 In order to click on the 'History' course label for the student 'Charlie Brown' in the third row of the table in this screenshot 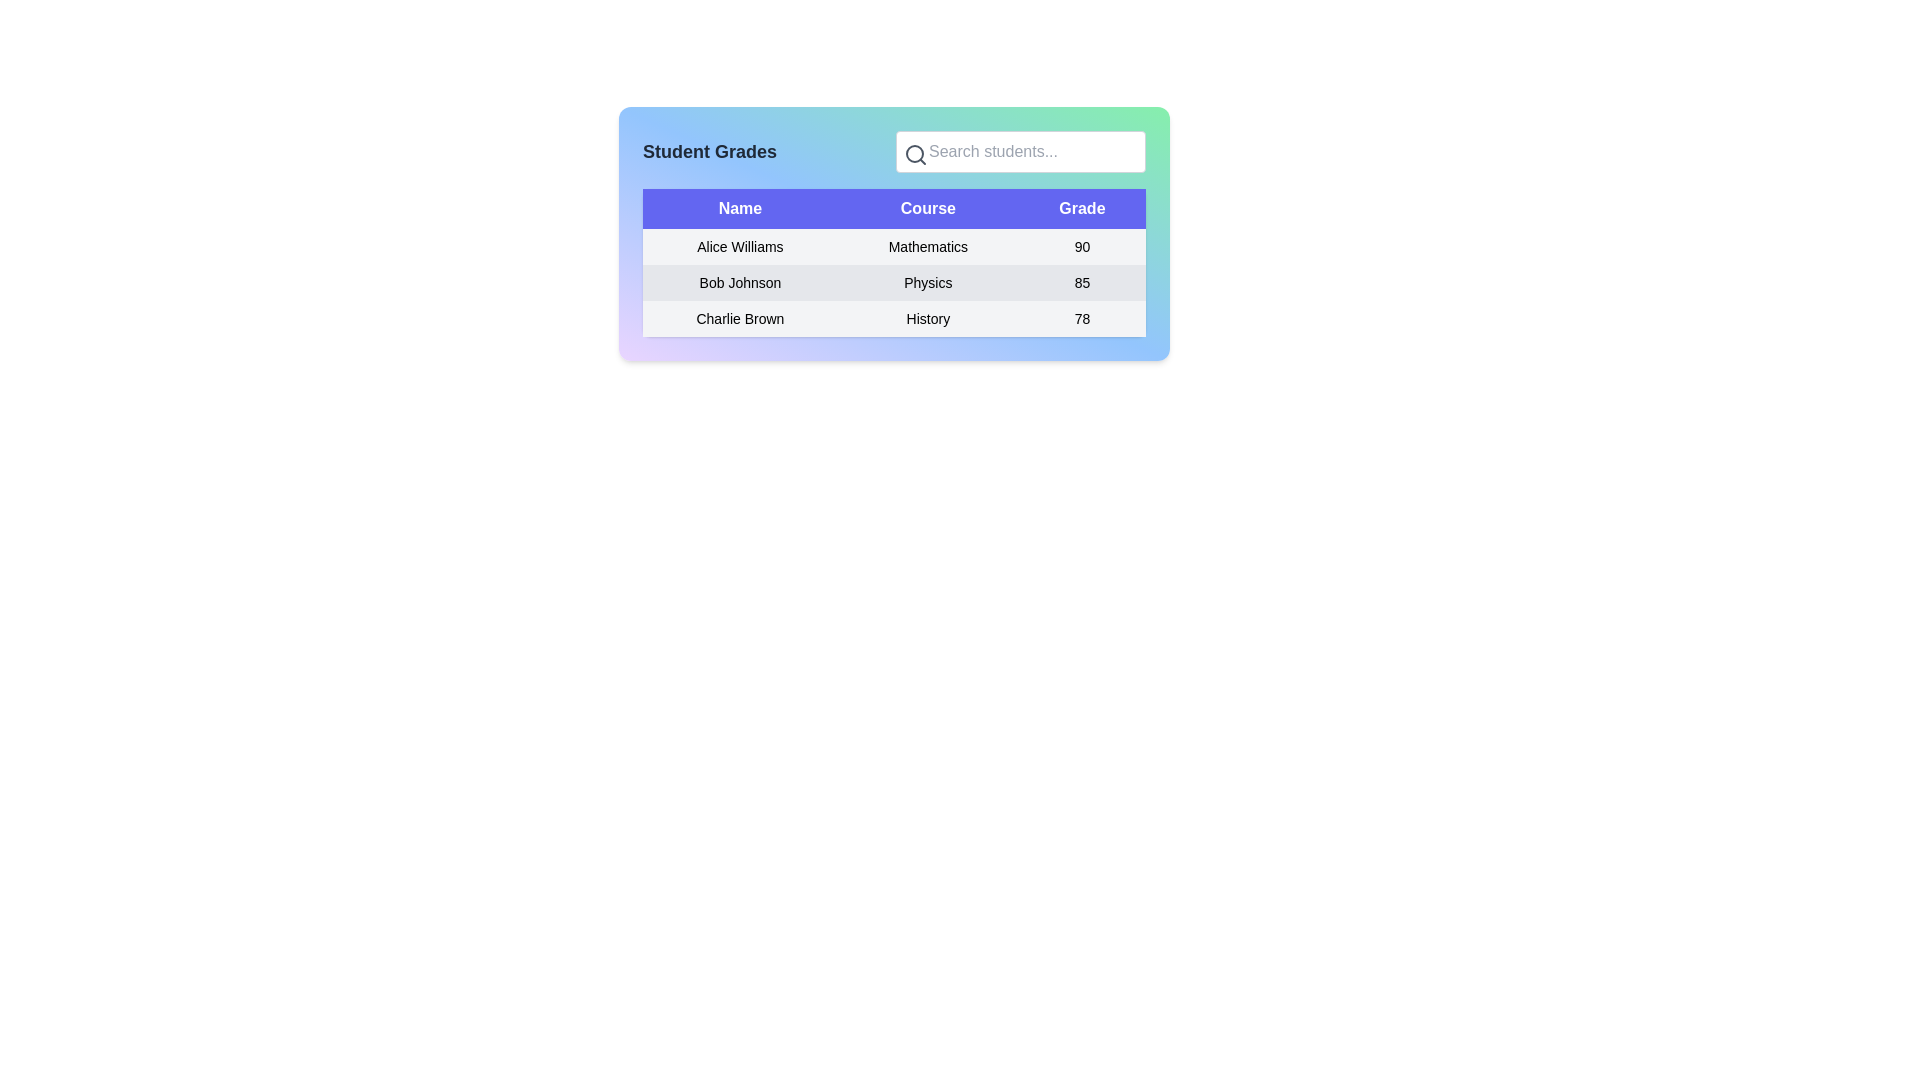, I will do `click(927, 318)`.